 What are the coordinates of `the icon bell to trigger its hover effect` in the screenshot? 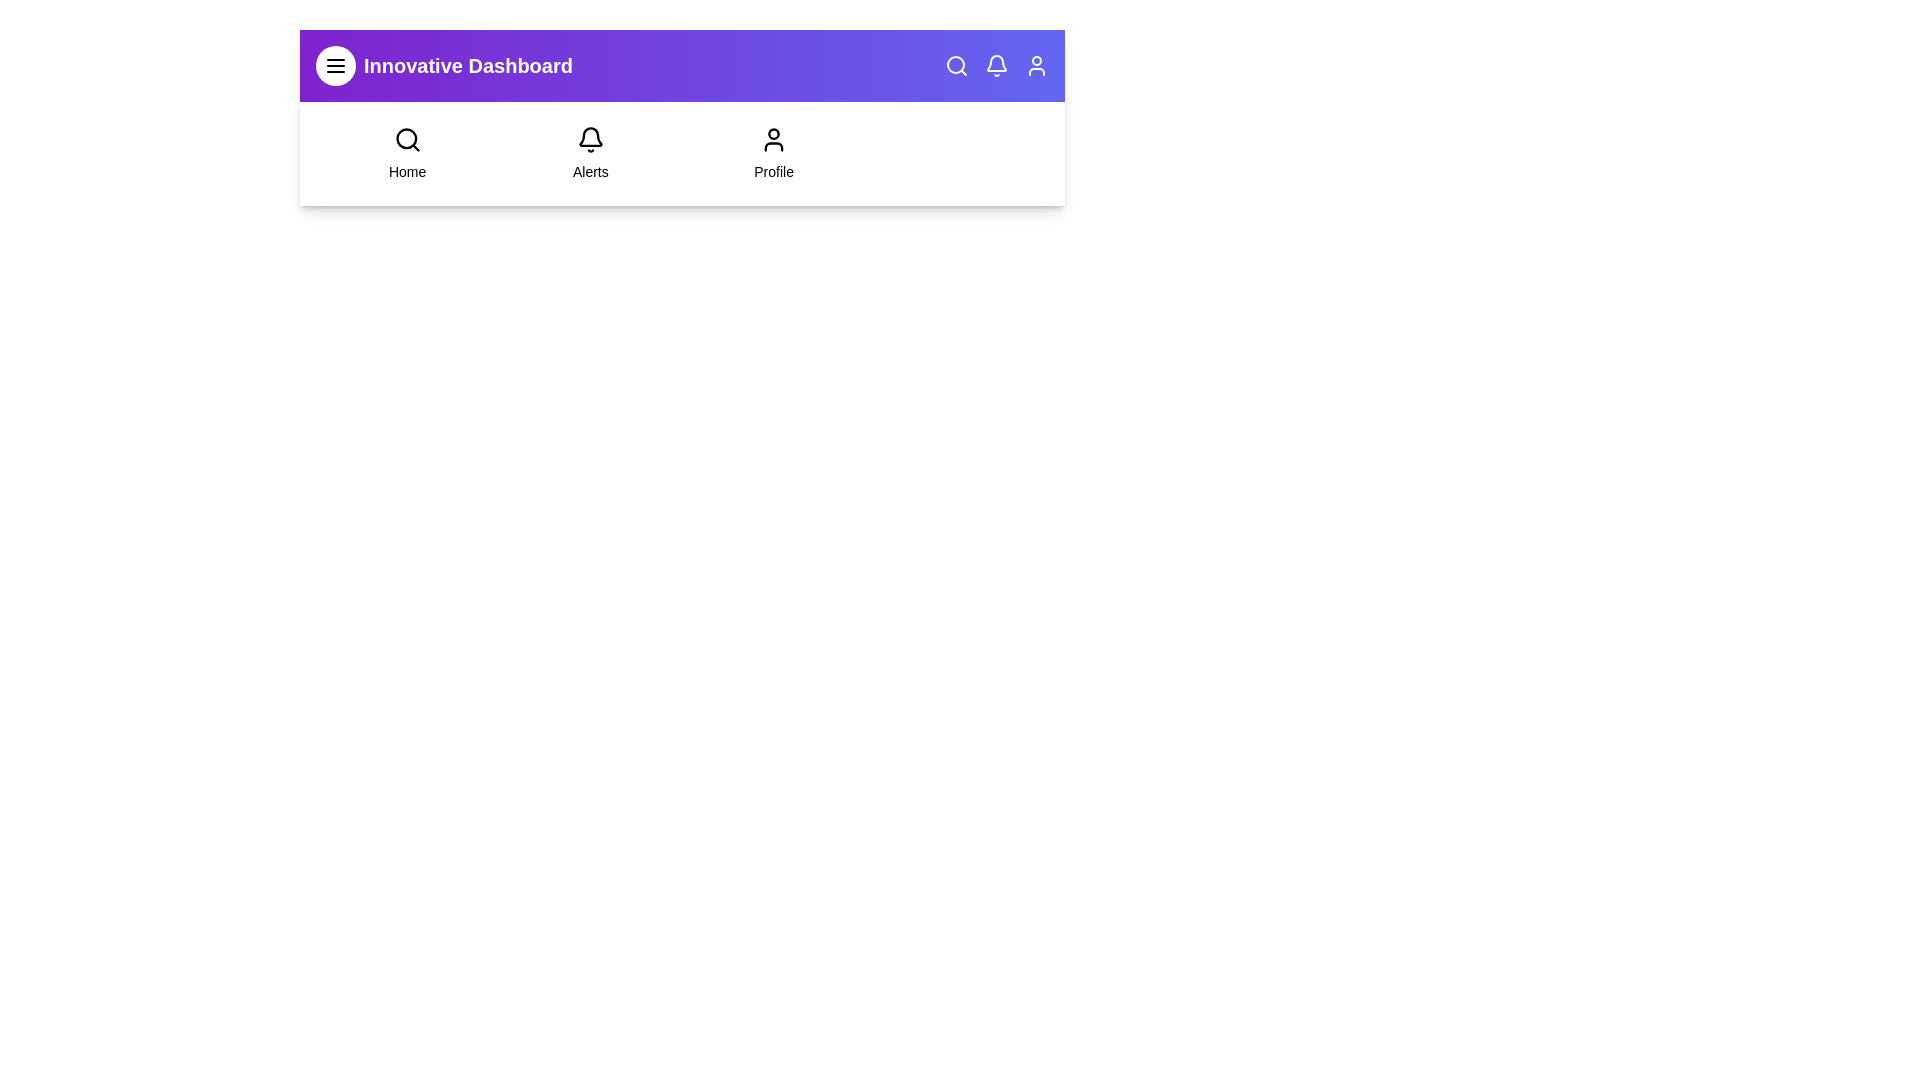 It's located at (997, 64).